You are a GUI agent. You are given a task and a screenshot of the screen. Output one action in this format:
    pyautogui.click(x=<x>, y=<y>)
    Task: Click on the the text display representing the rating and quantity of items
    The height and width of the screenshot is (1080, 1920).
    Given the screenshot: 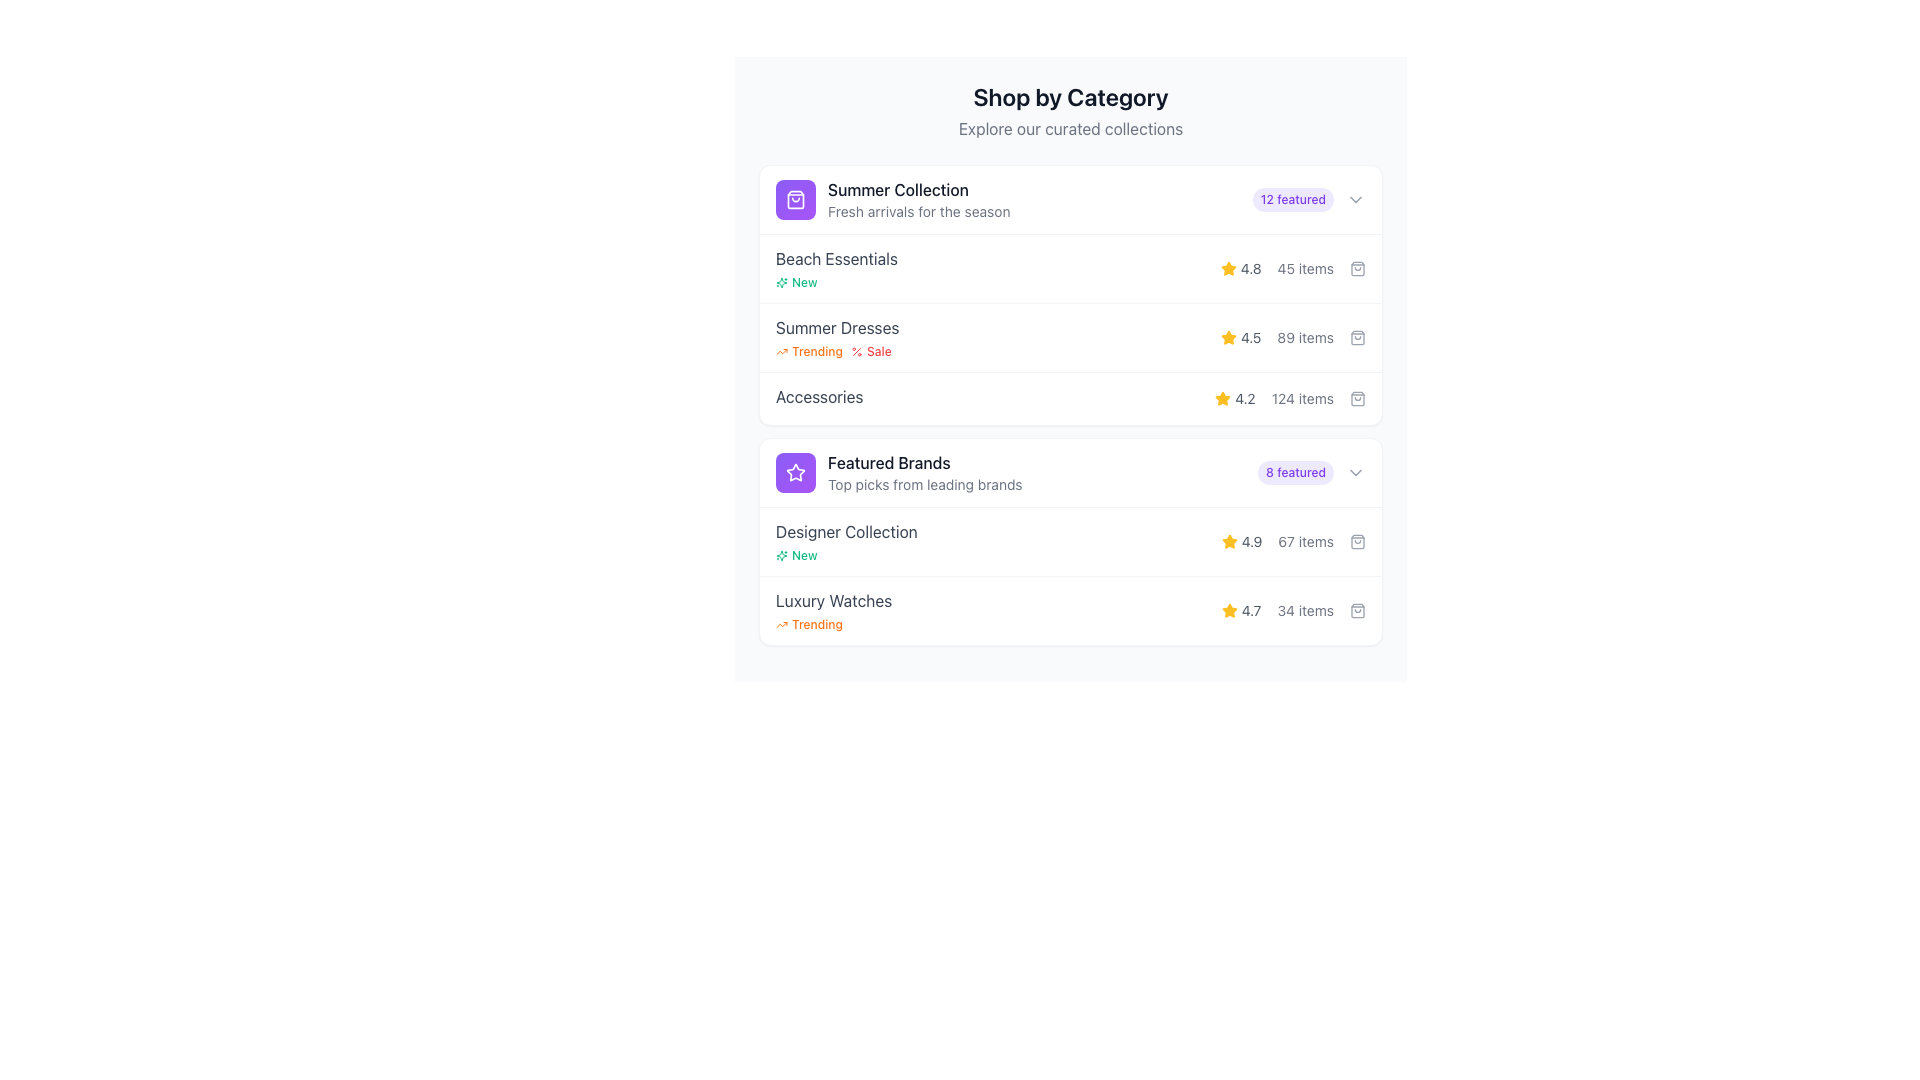 What is the action you would take?
    pyautogui.click(x=1293, y=268)
    